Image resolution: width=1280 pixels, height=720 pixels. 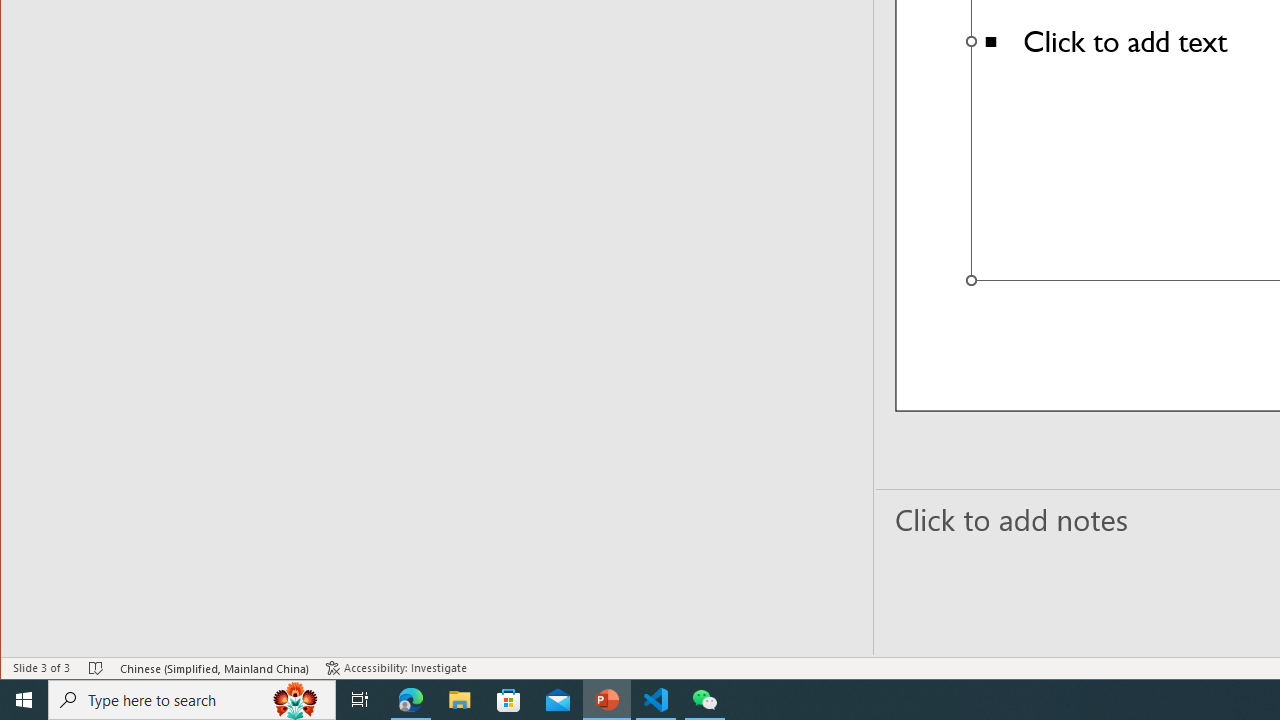 What do you see at coordinates (95, 668) in the screenshot?
I see `'Spell Check No Errors'` at bounding box center [95, 668].